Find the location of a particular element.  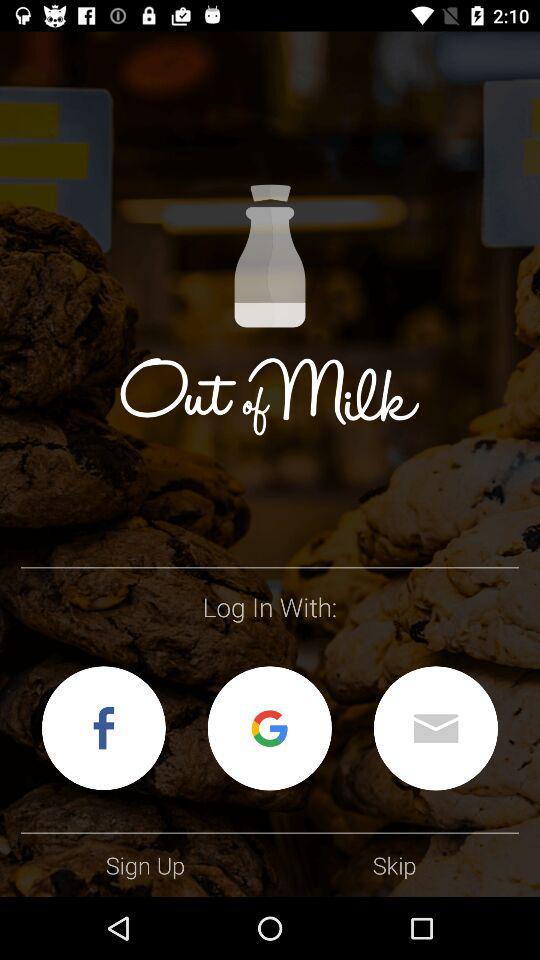

log in with google is located at coordinates (269, 727).